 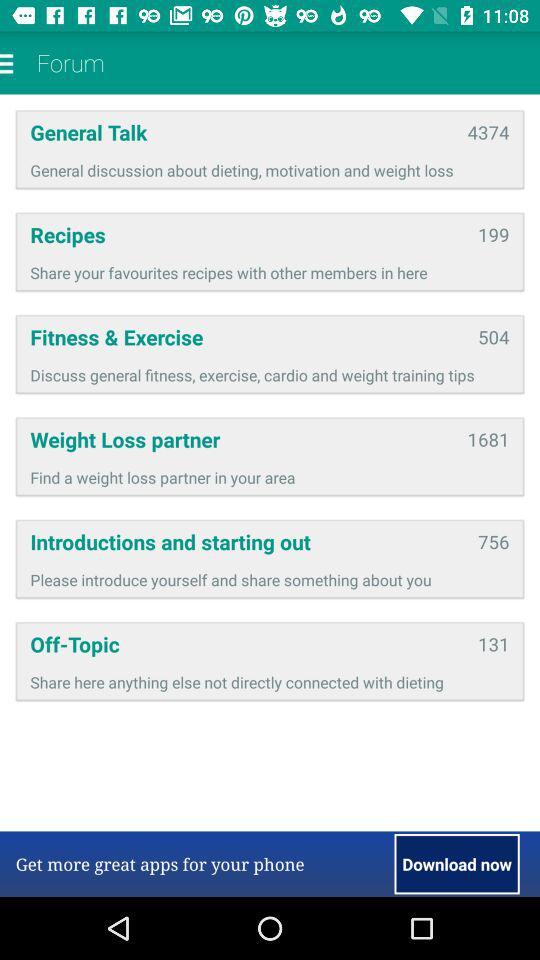 What do you see at coordinates (270, 271) in the screenshot?
I see `icon above fitness & exercise` at bounding box center [270, 271].